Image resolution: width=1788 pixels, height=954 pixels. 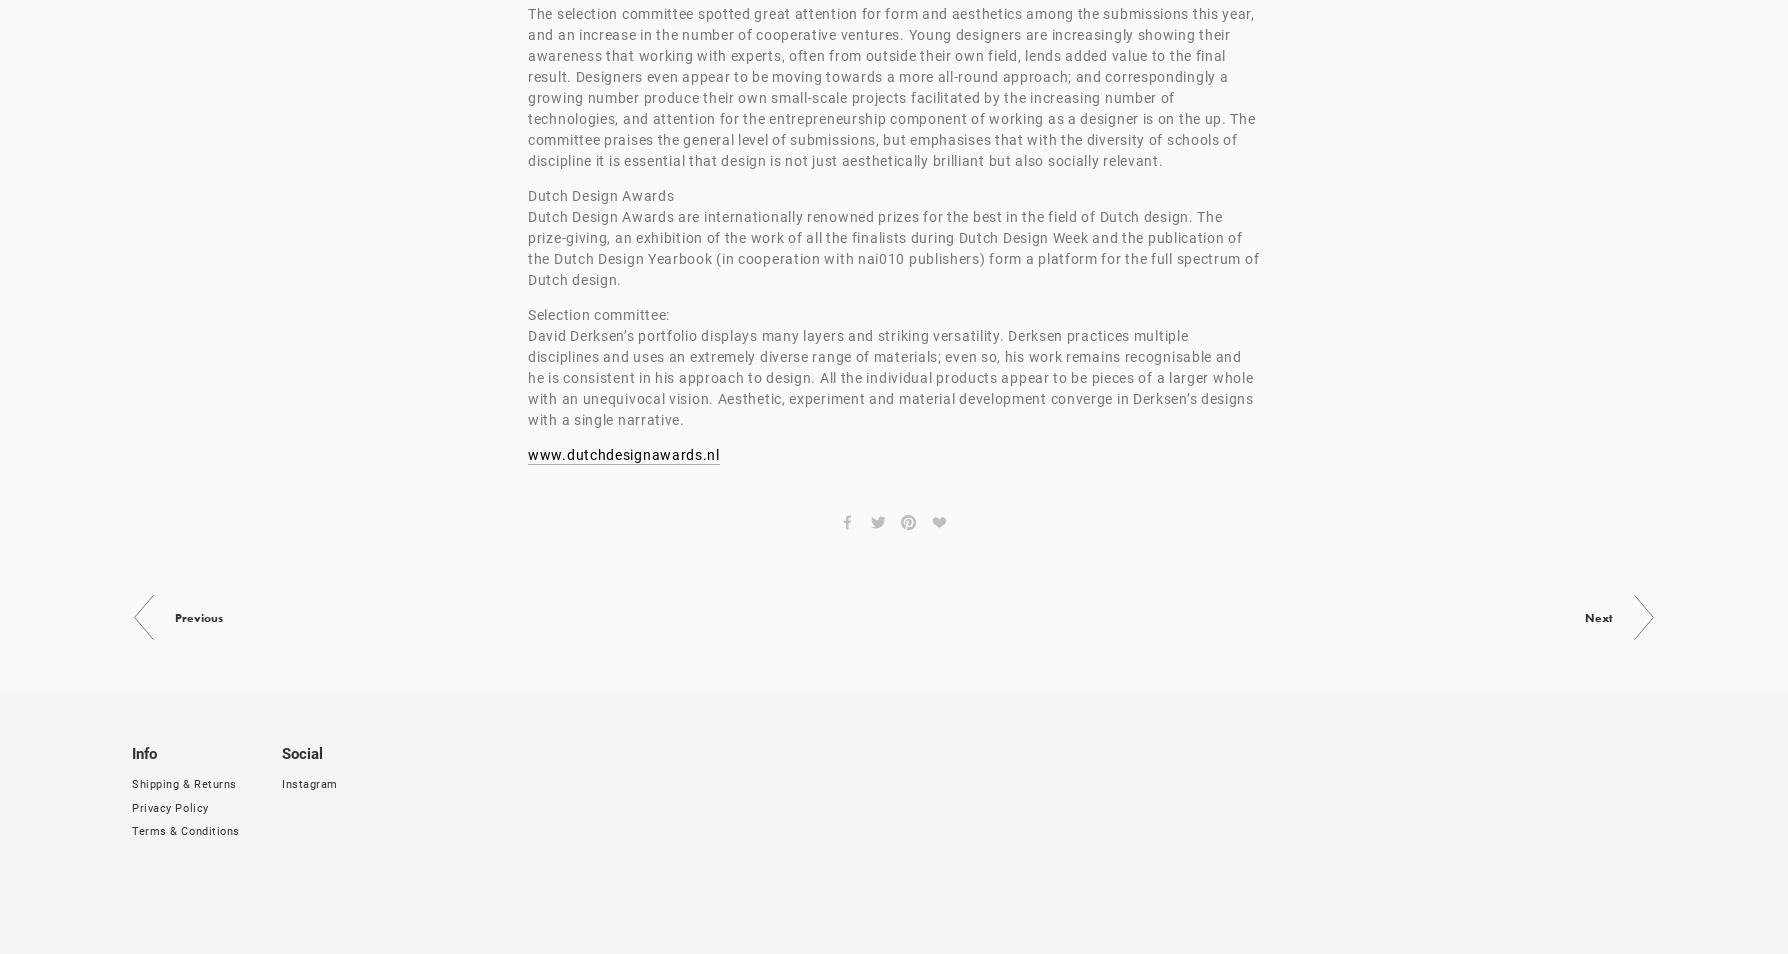 What do you see at coordinates (598, 315) in the screenshot?
I see `'Selection committee:'` at bounding box center [598, 315].